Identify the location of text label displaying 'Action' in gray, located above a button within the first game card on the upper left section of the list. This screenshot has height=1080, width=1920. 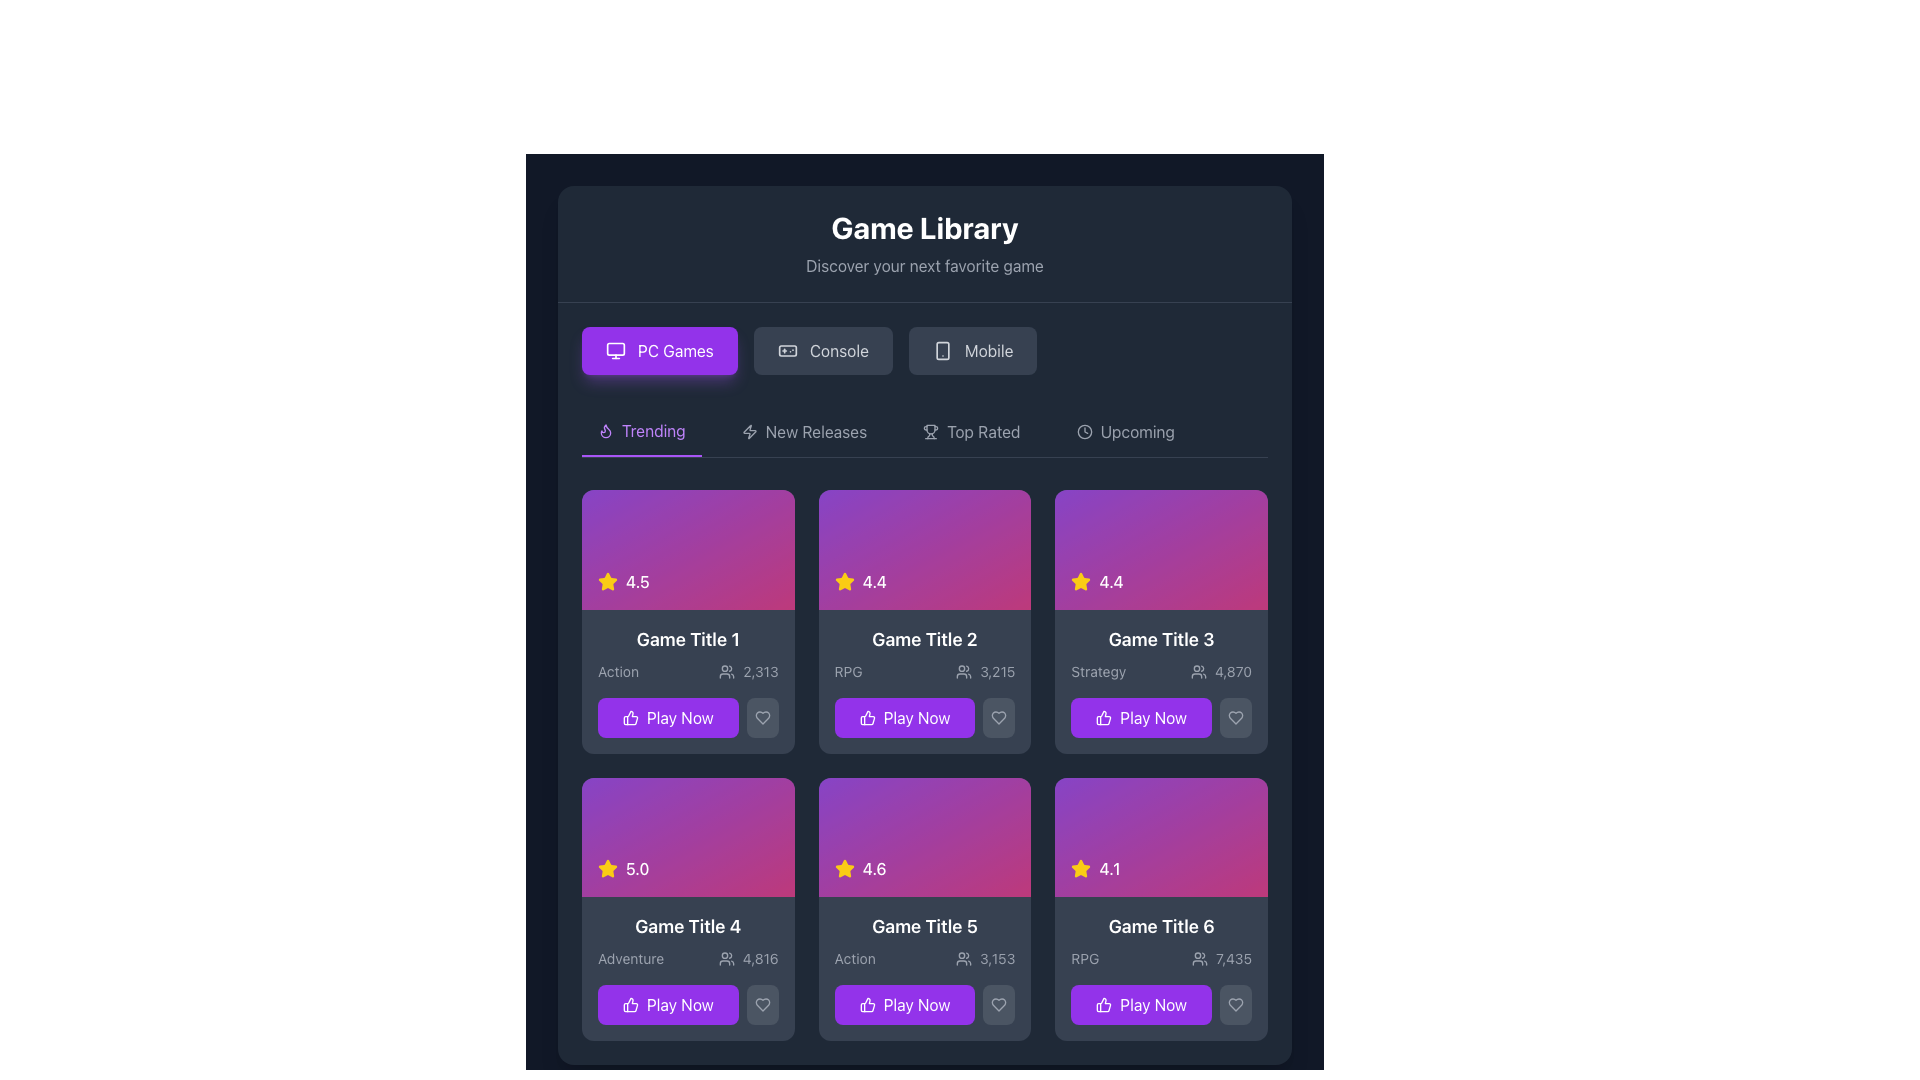
(617, 671).